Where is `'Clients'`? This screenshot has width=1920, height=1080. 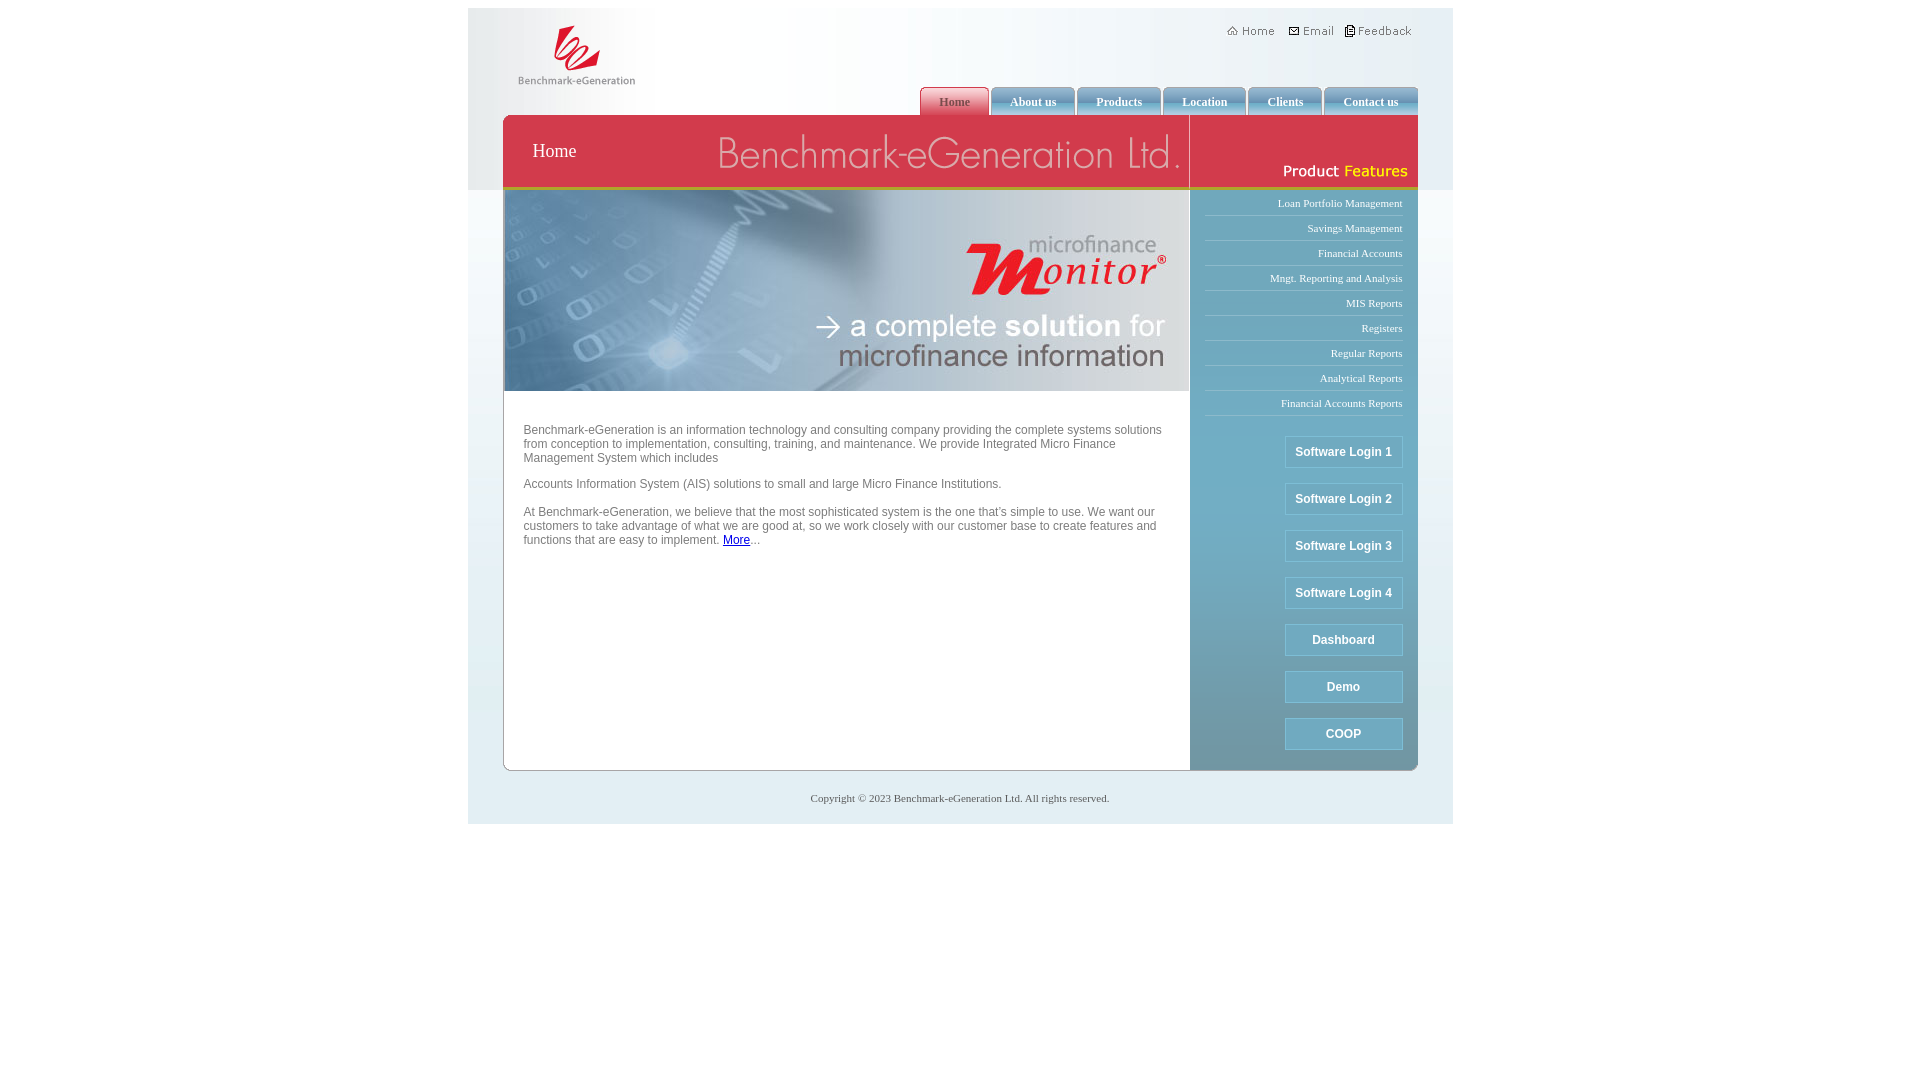
'Clients' is located at coordinates (1289, 101).